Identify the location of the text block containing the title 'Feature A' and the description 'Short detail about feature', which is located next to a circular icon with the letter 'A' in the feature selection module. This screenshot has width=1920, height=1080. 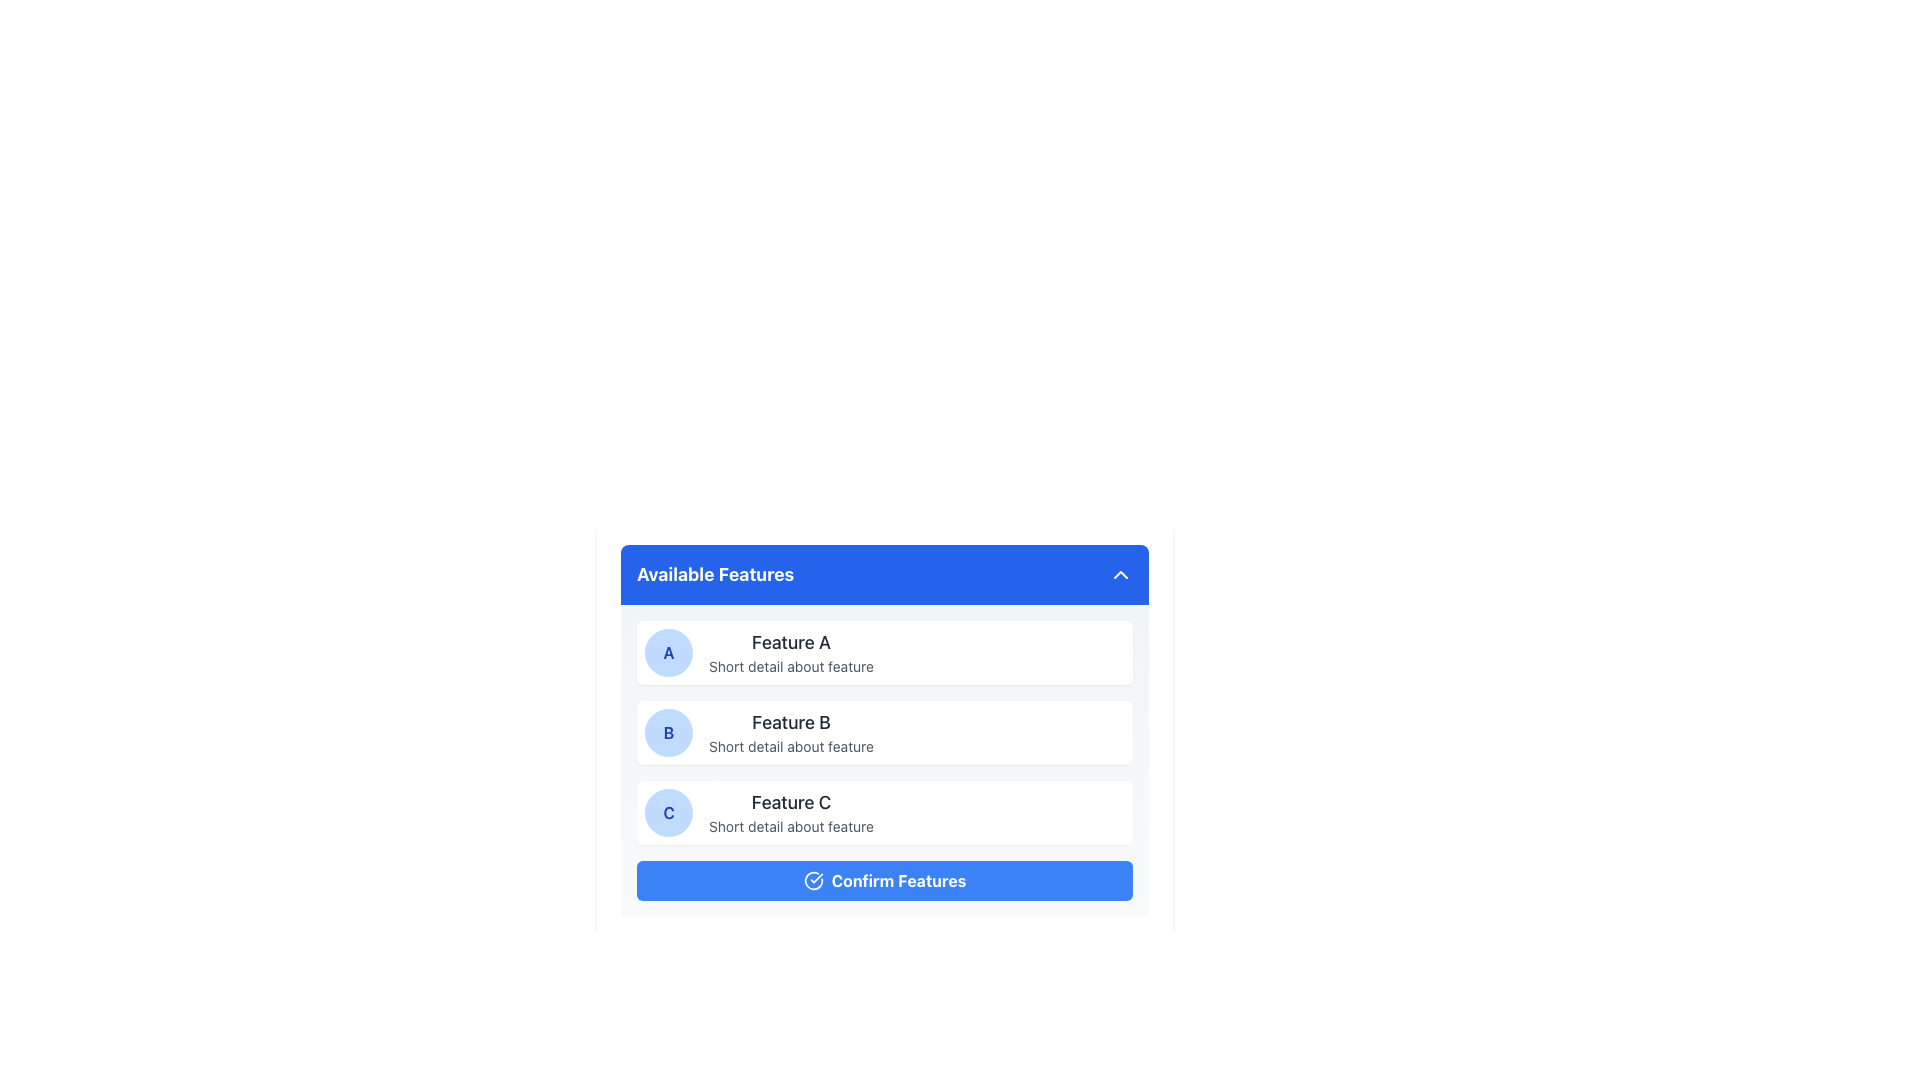
(790, 652).